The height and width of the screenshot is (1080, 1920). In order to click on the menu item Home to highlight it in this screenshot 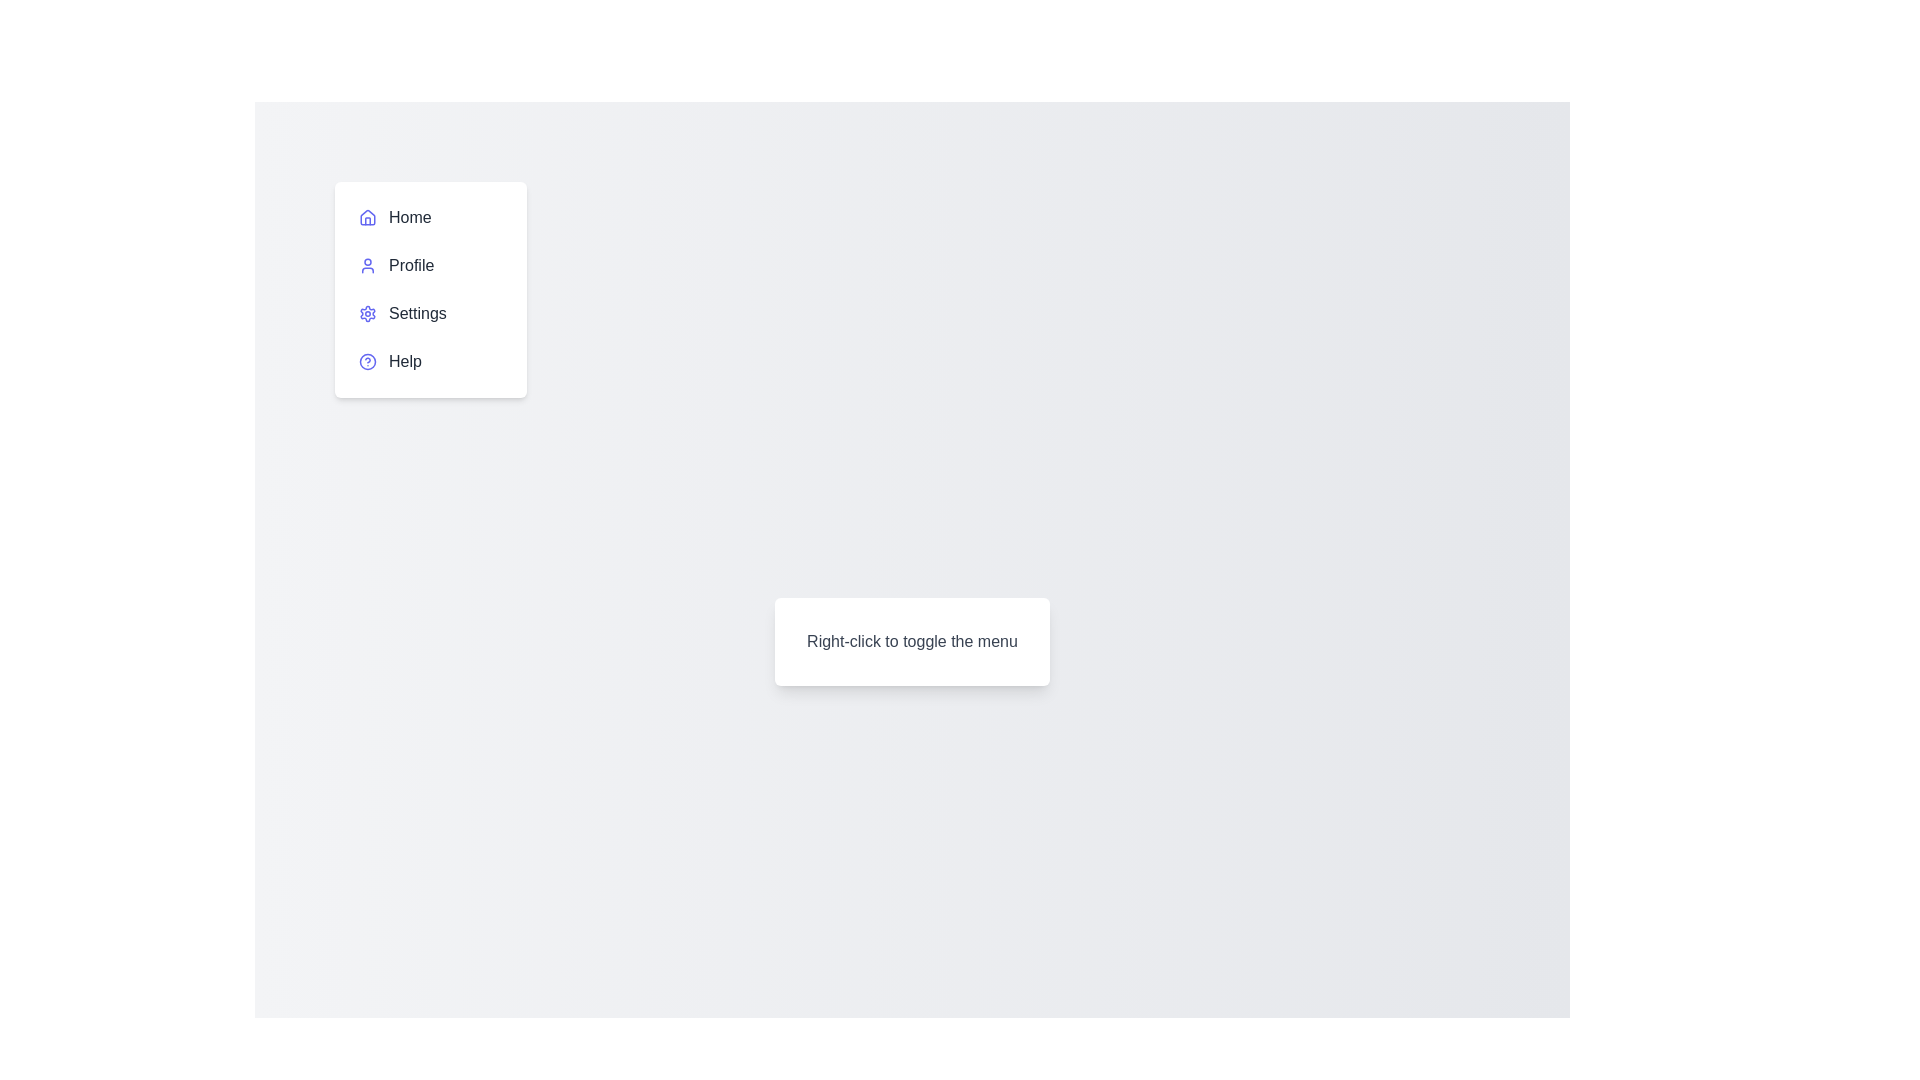, I will do `click(430, 218)`.